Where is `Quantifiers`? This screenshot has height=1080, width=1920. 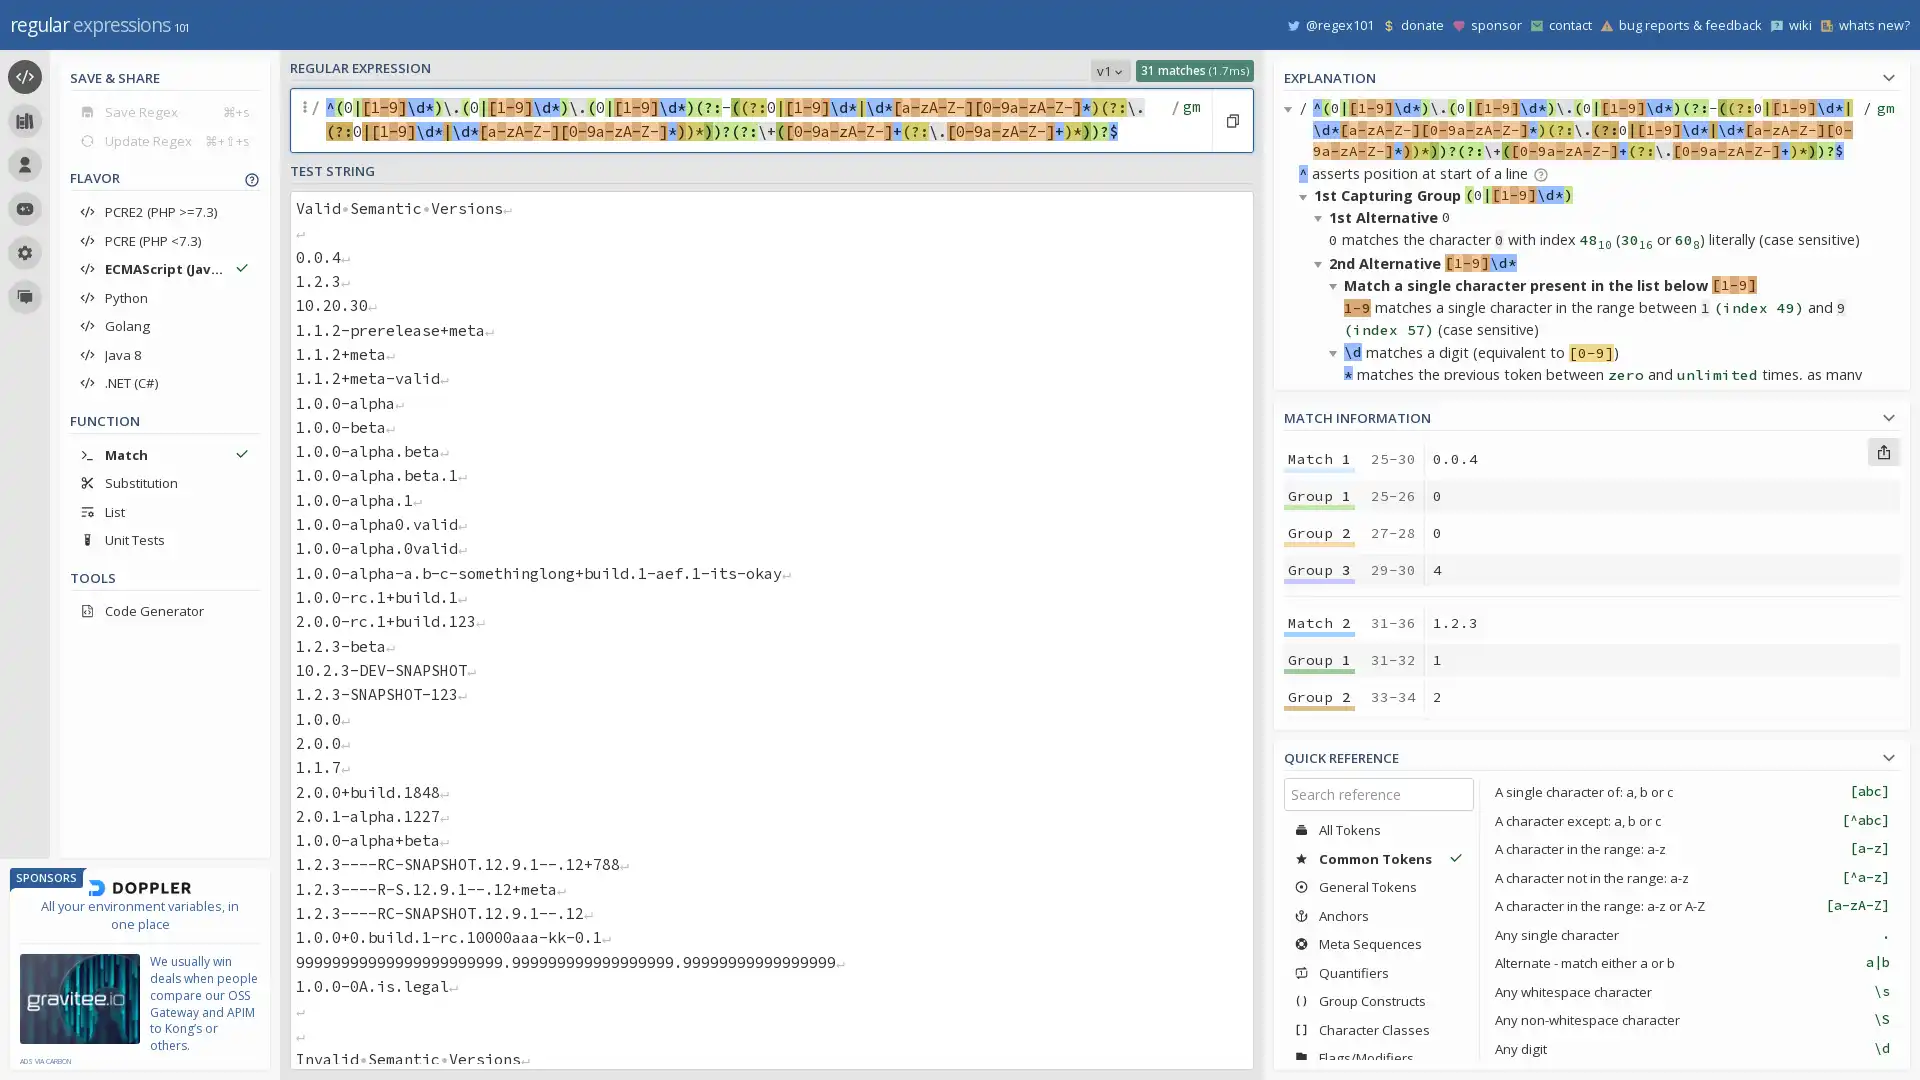 Quantifiers is located at coordinates (1377, 971).